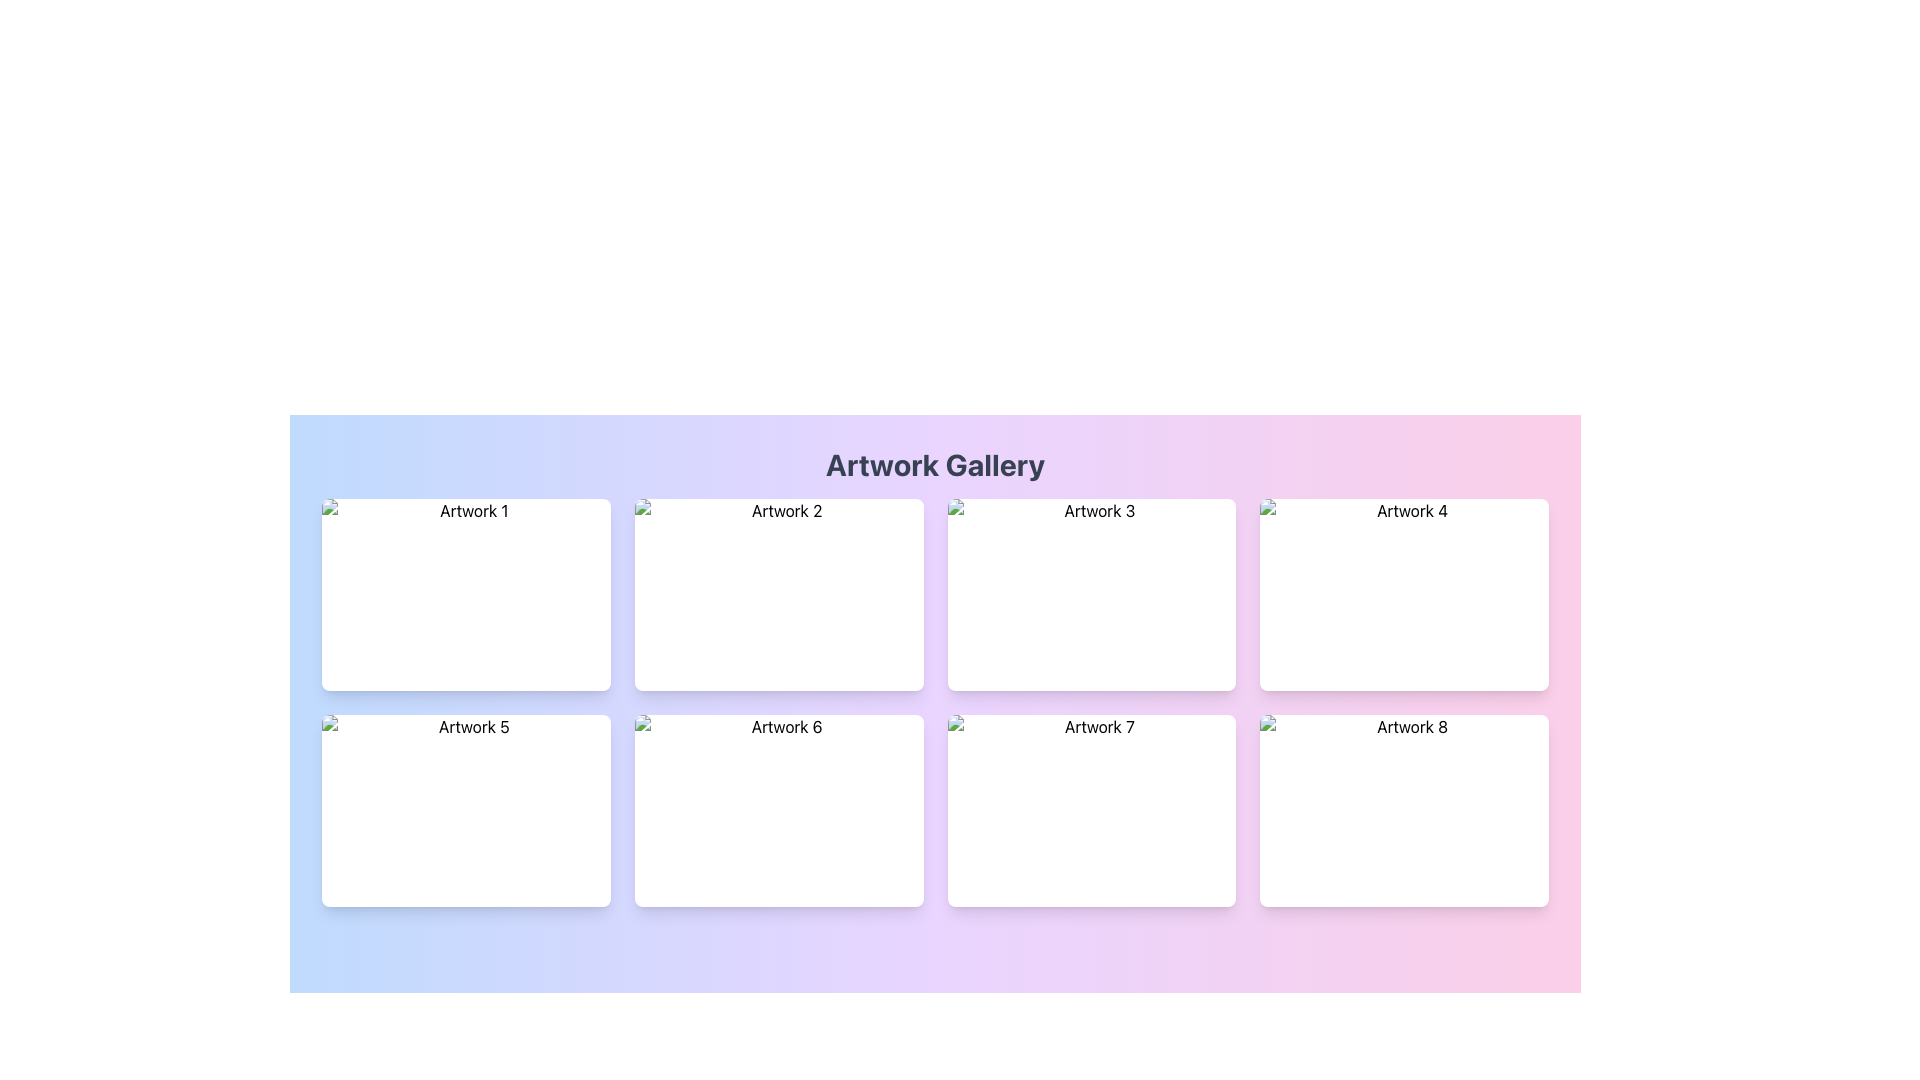 The image size is (1920, 1080). Describe the element at coordinates (1403, 810) in the screenshot. I see `the Visual Card located in the second row and the fourth column of the artwork gallery grid` at that location.